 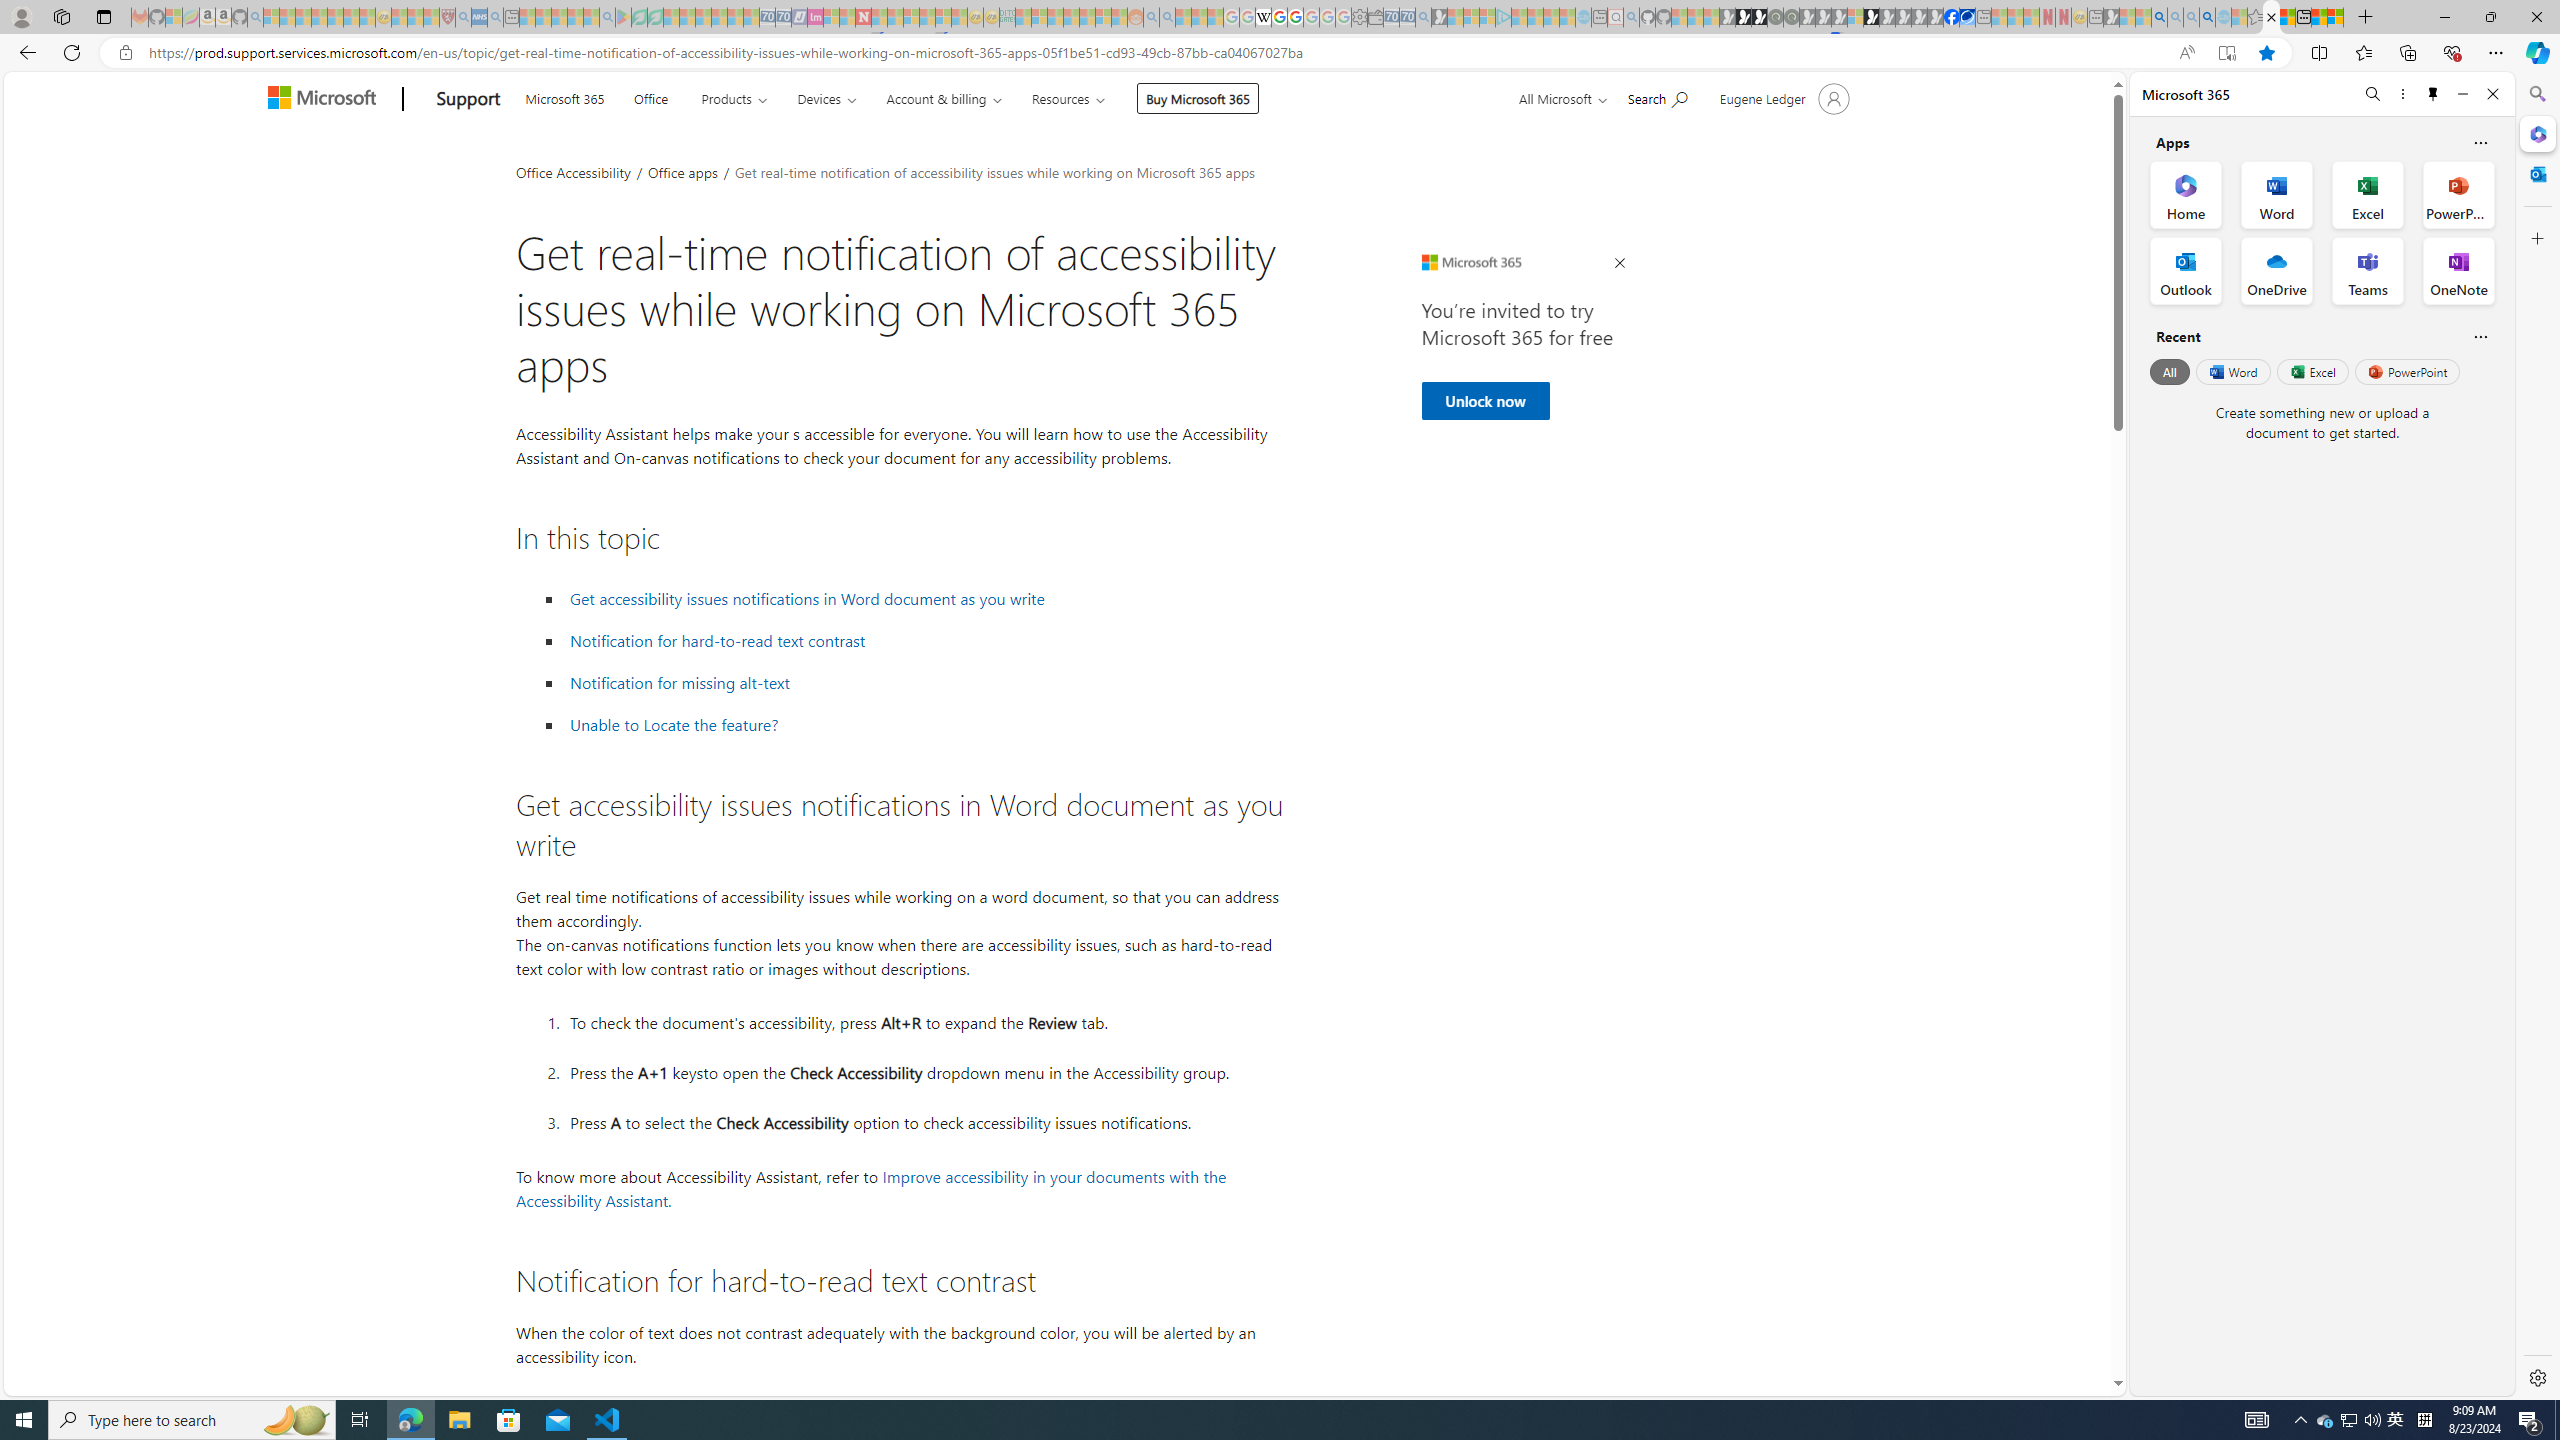 I want to click on 'PowerPoint', so click(x=2406, y=371).